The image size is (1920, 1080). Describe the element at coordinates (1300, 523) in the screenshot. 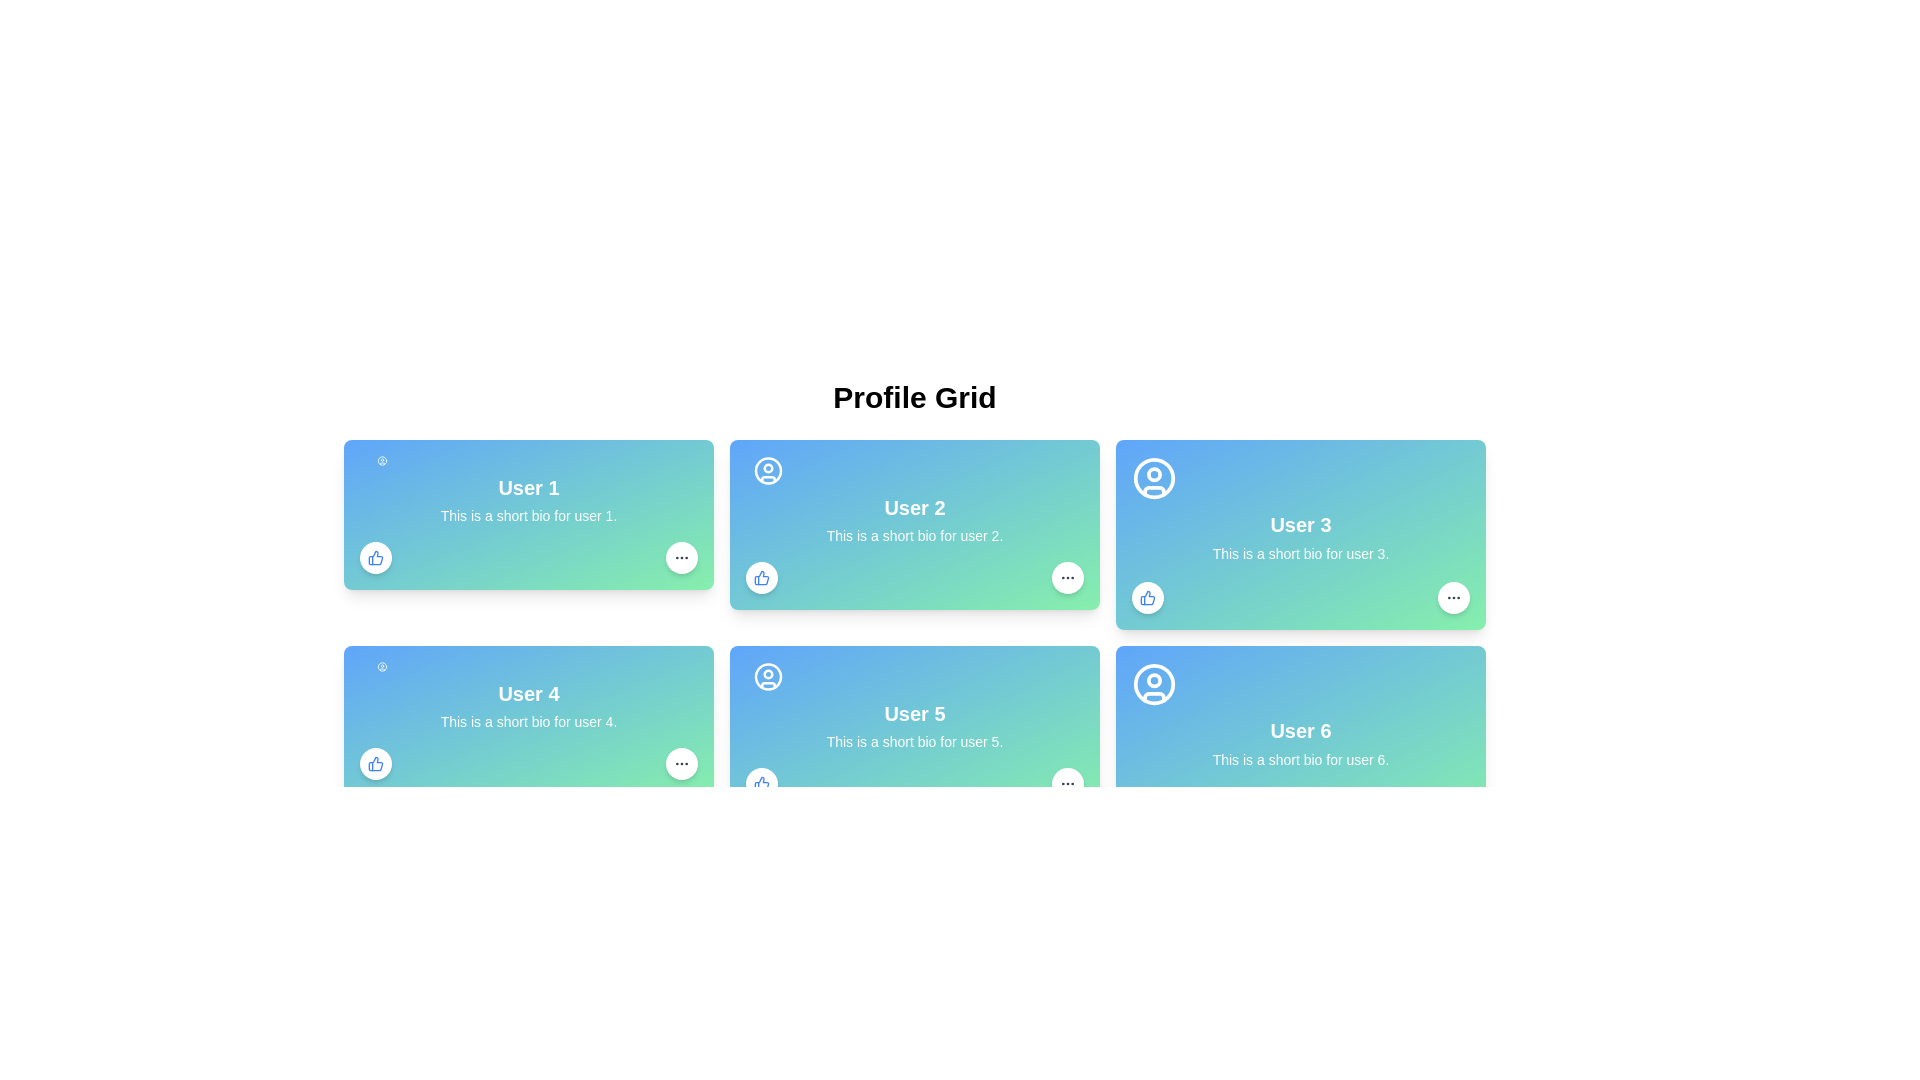

I see `the bold, large-sized text element displaying 'User 3', which is located at the top center of the third card in the top row of a grid layout, above a smaller description text` at that location.